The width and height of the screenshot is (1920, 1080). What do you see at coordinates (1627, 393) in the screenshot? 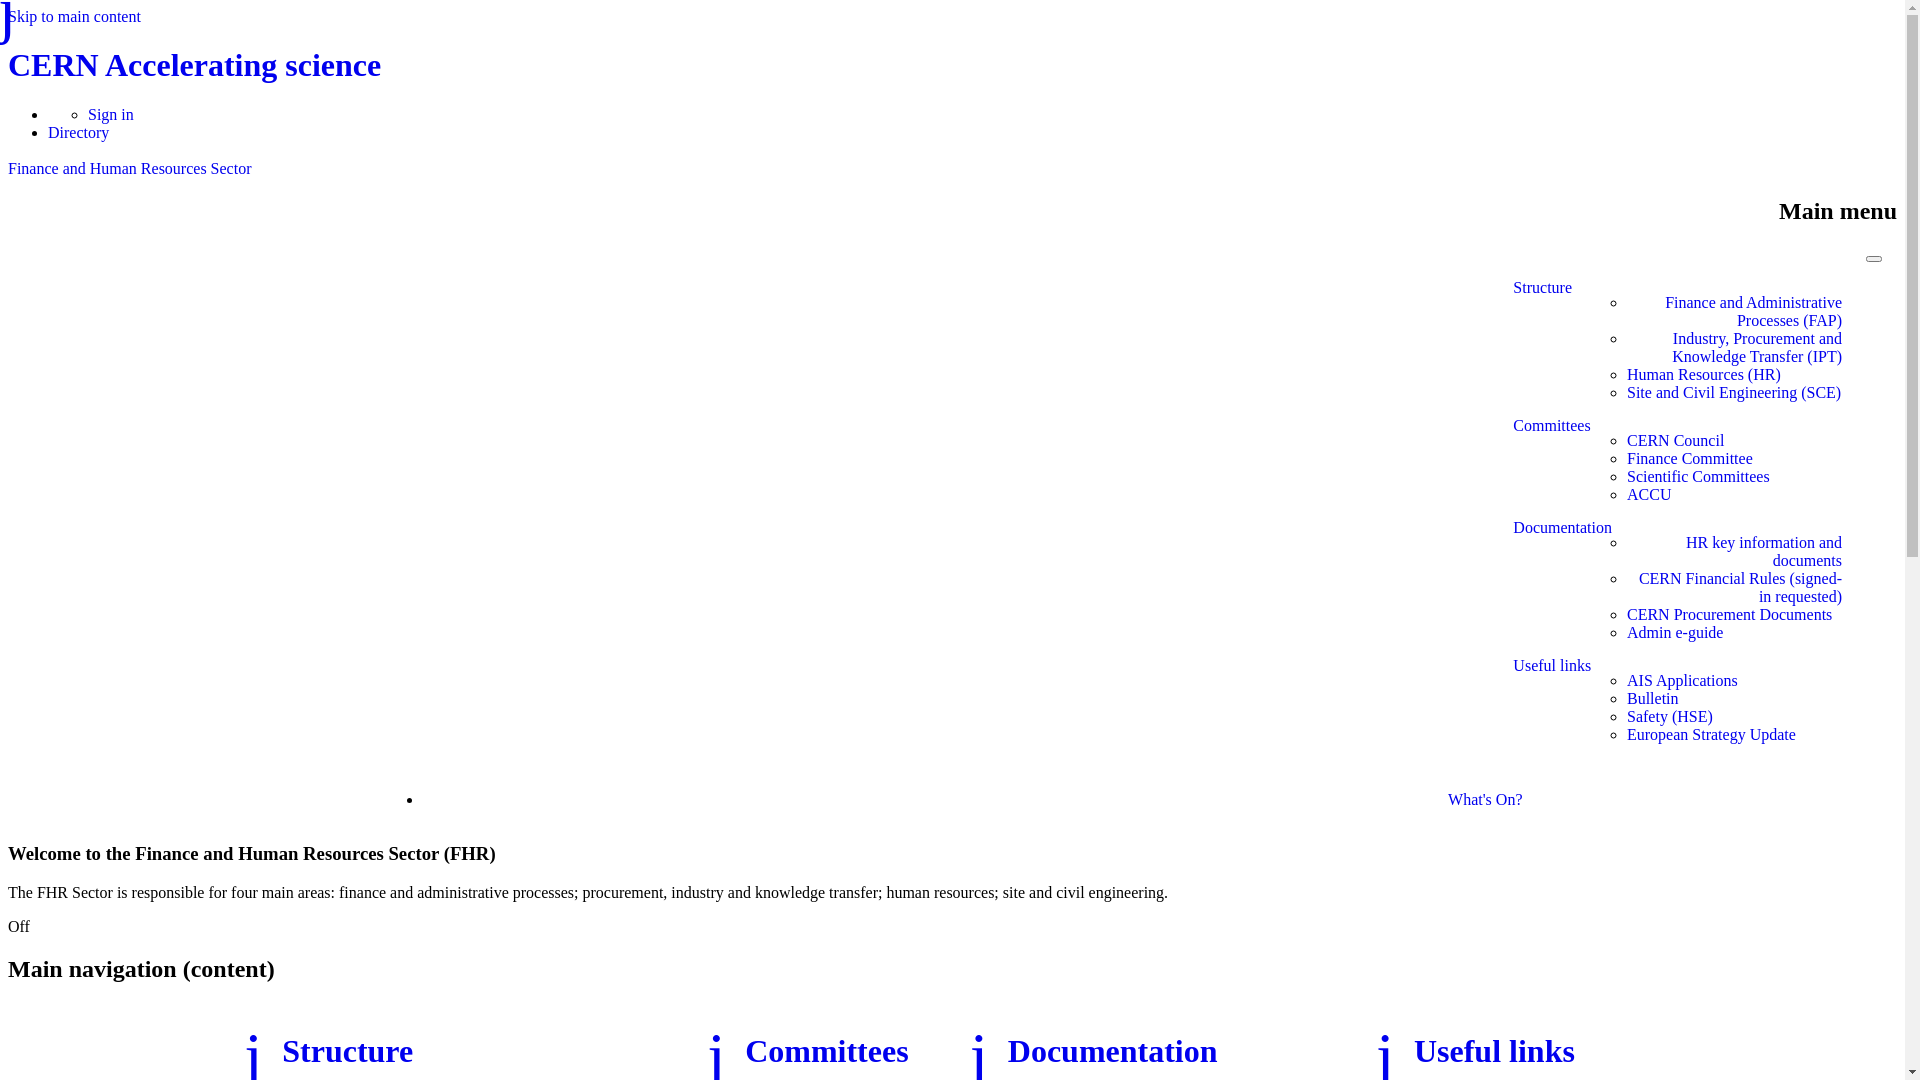
I see `'Site and Civil Engineering (SCE)'` at bounding box center [1627, 393].